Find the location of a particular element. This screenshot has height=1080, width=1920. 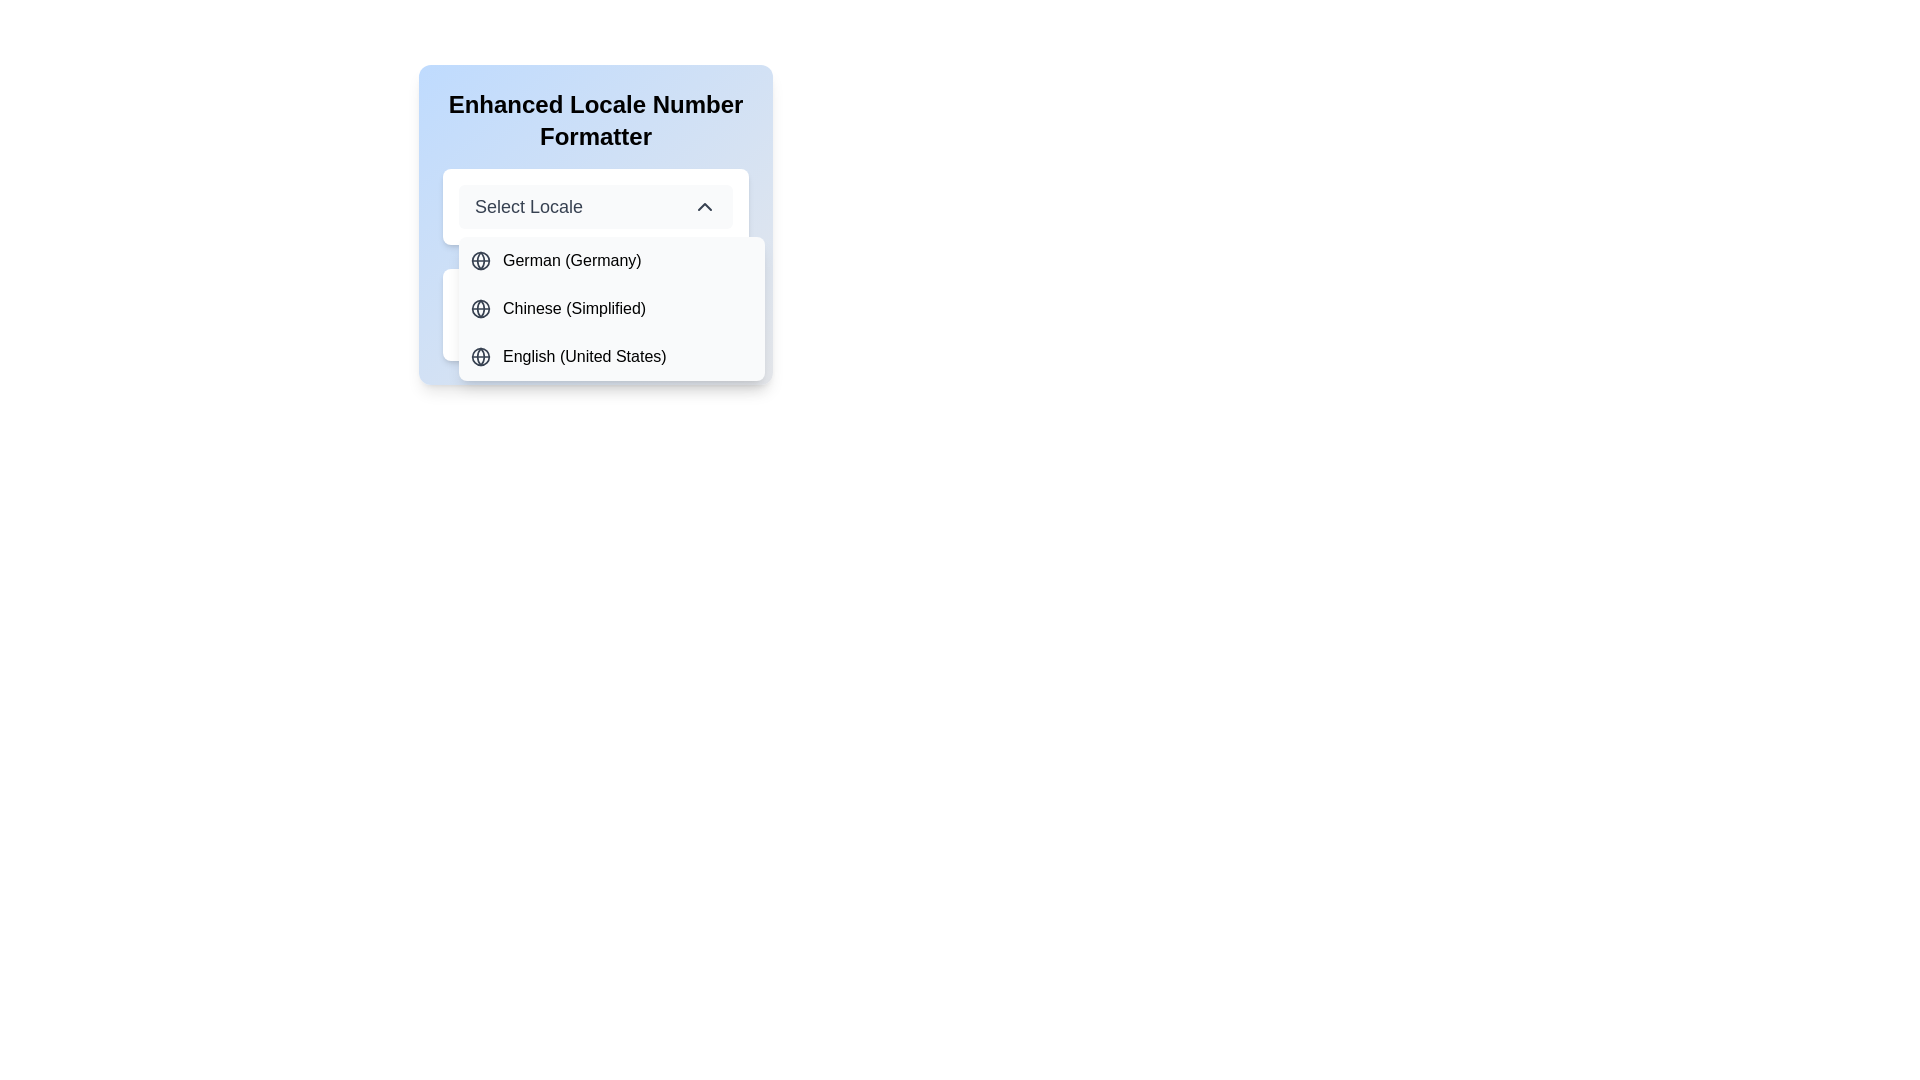

the text display box that presents a numerical value formatted according to the selected locale, located below the locale selector dropdown is located at coordinates (594, 315).